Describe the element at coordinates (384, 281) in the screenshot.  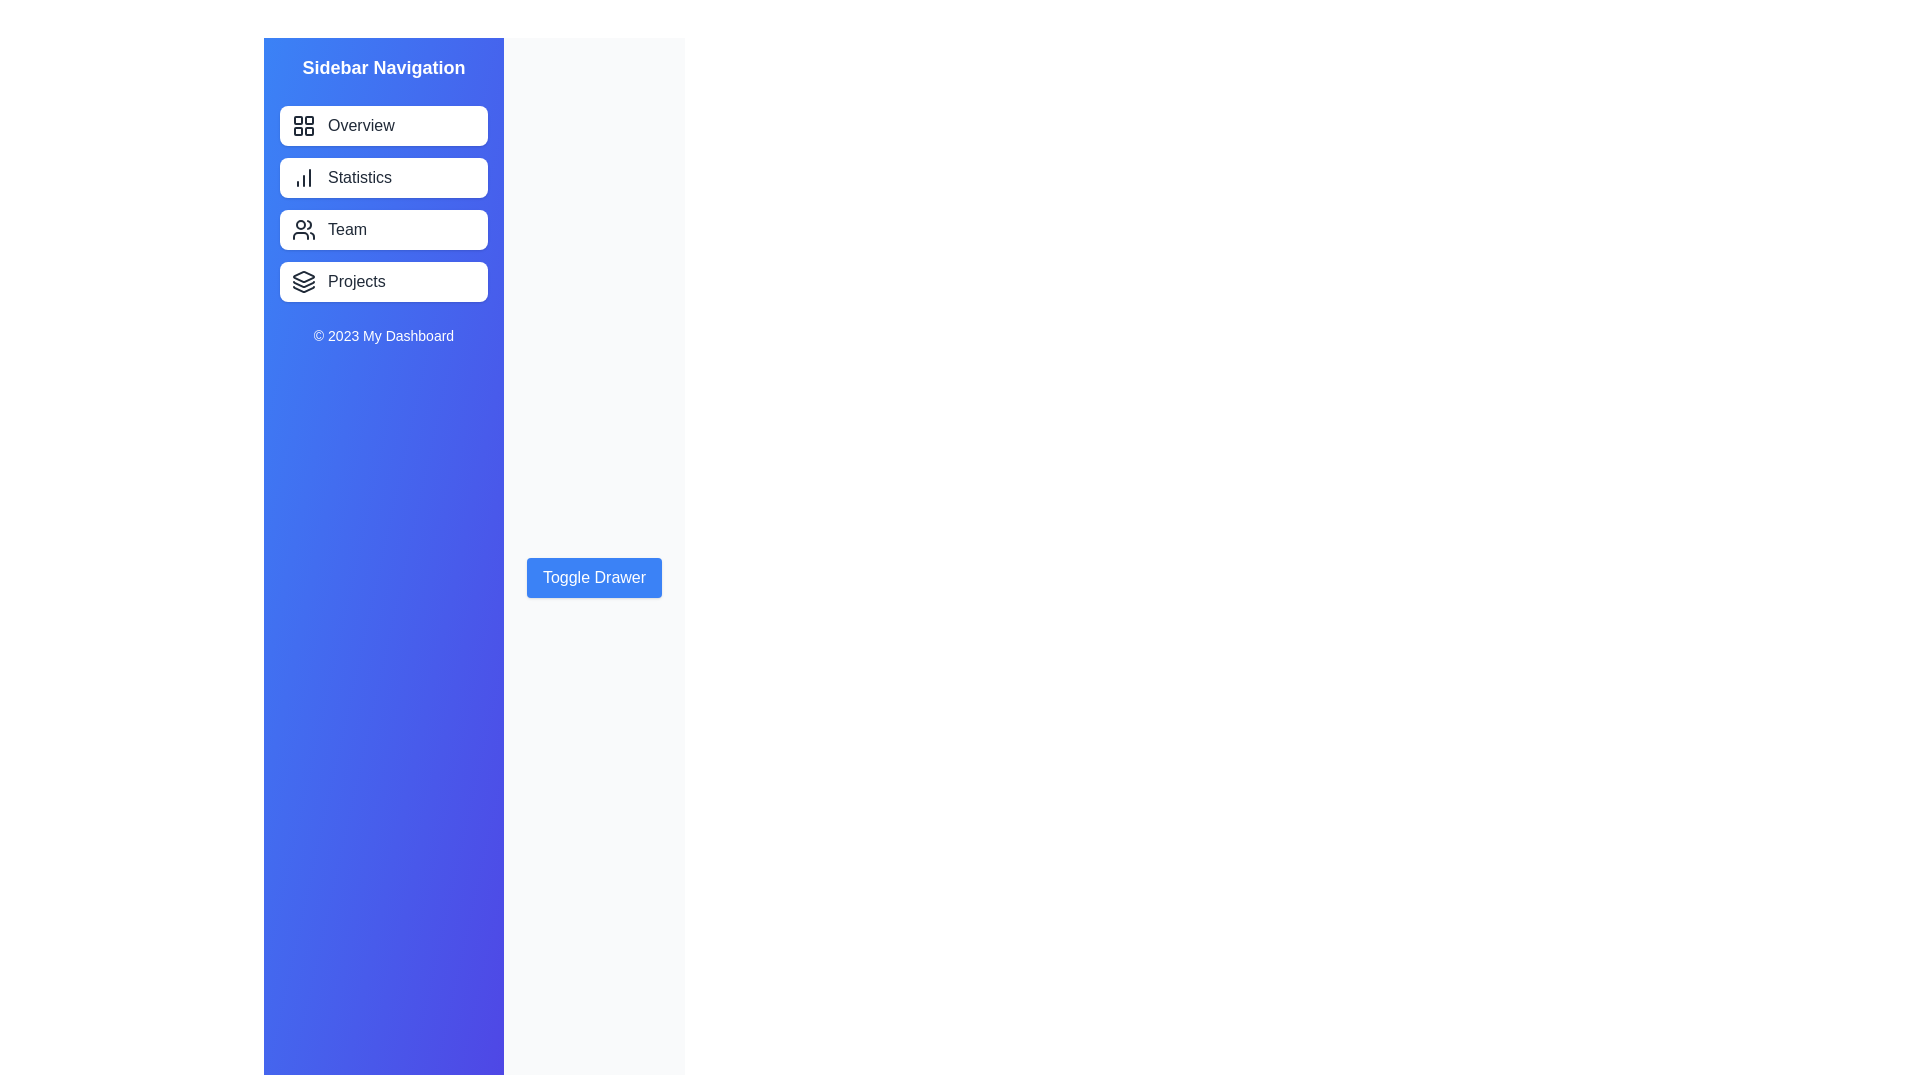
I see `the sidebar menu item Projects` at that location.